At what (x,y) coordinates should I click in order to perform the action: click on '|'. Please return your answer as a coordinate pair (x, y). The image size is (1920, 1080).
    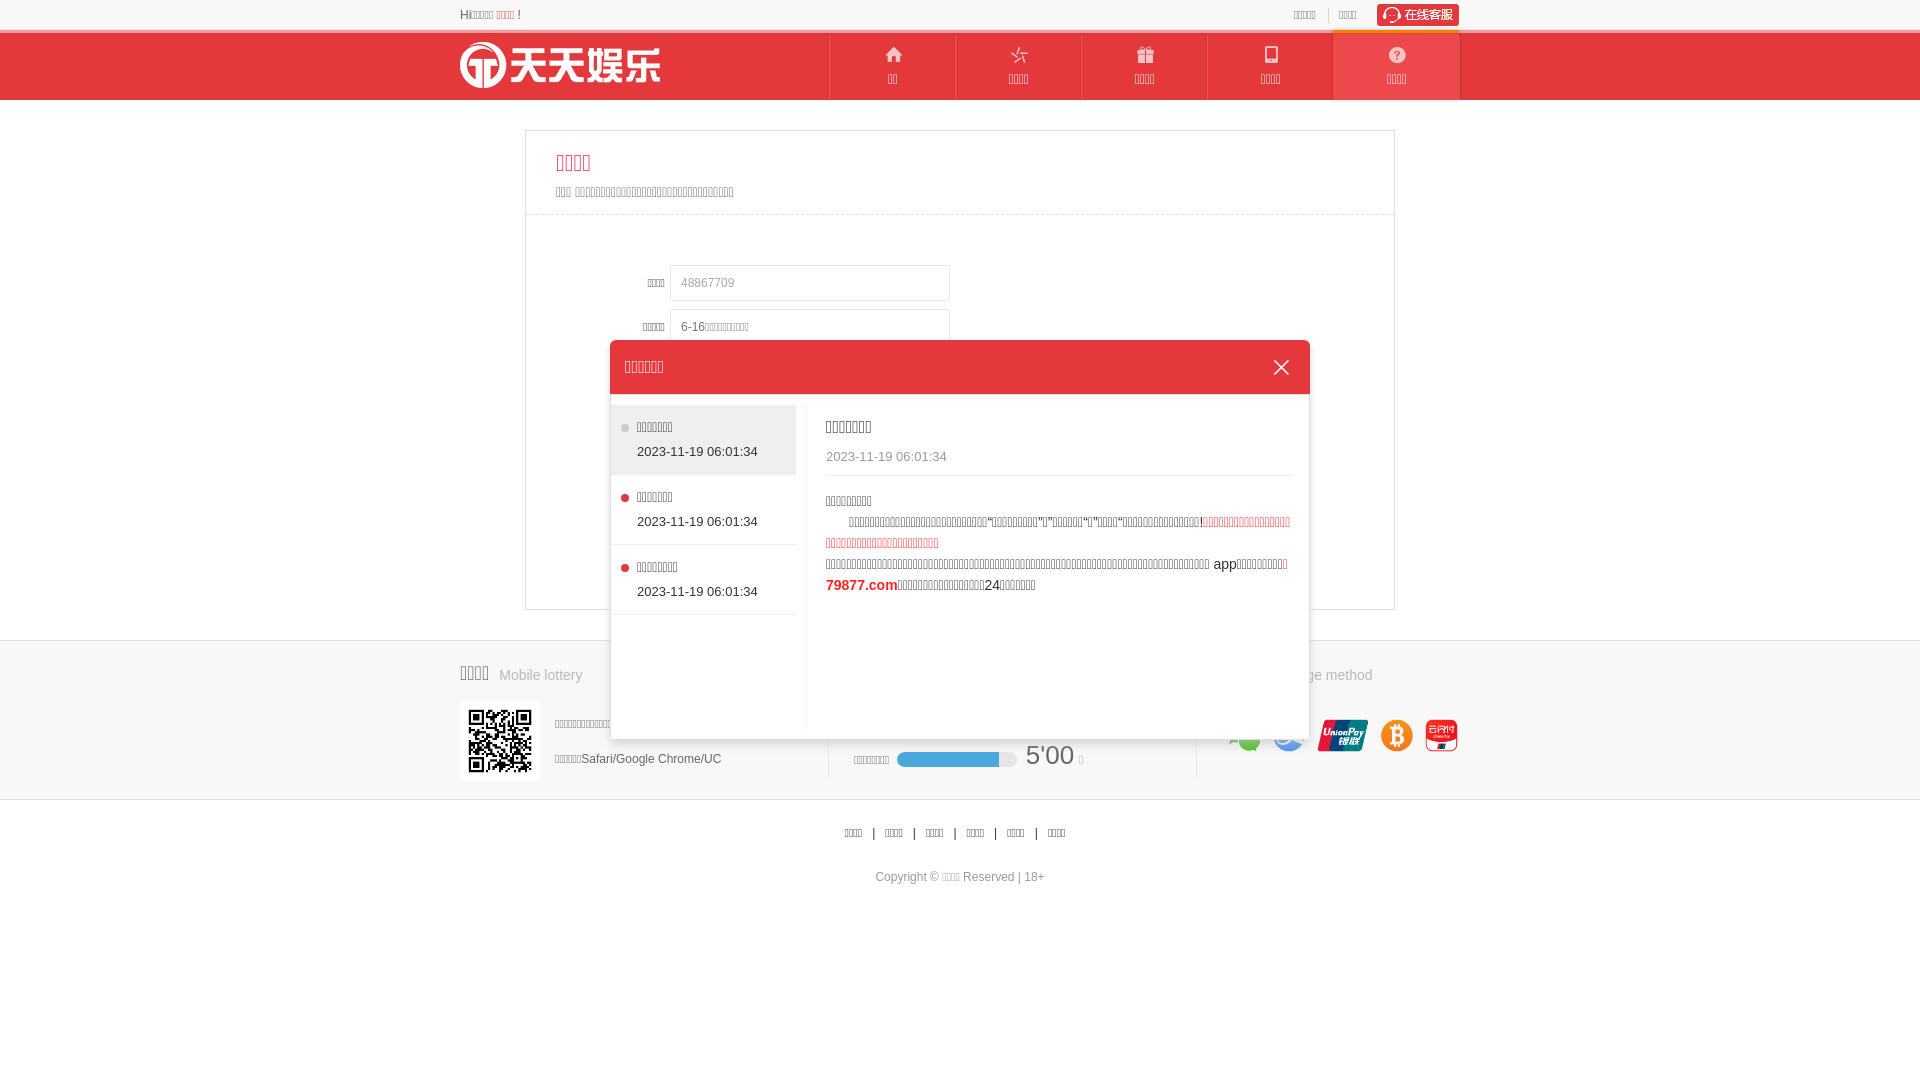
    Looking at the image, I should click on (873, 833).